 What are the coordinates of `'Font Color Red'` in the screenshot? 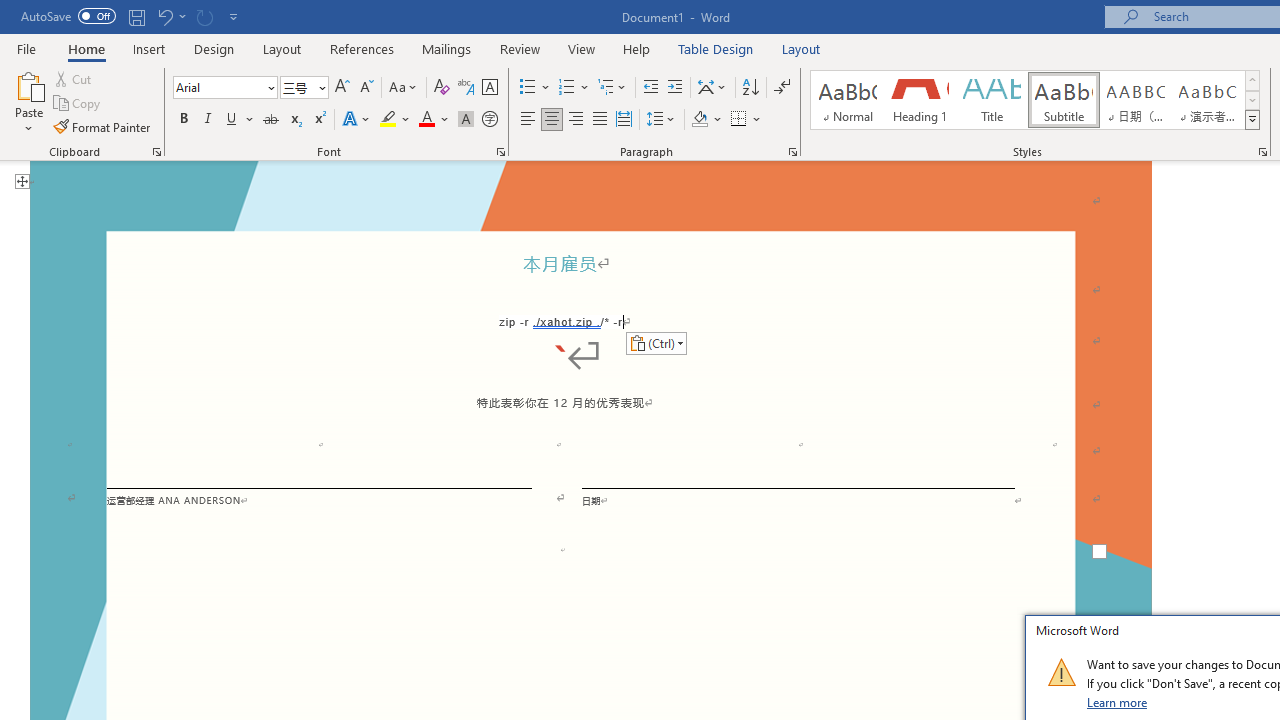 It's located at (425, 119).